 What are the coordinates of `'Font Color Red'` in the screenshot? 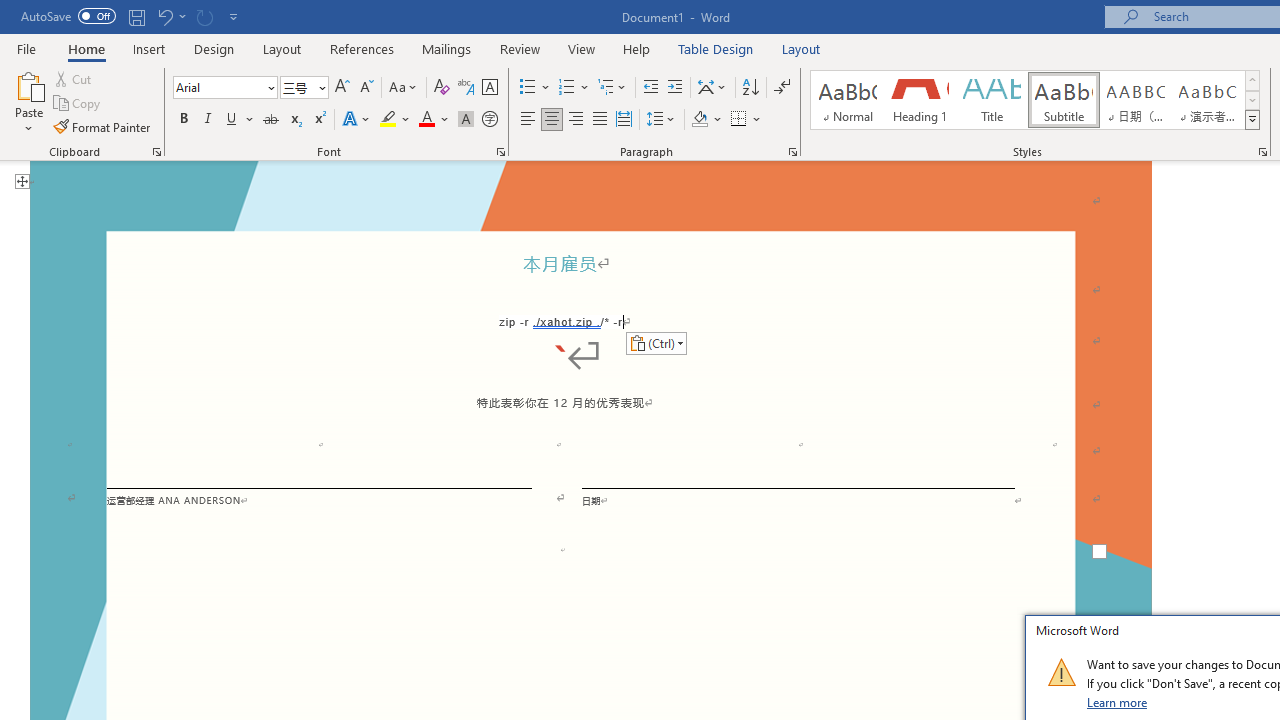 It's located at (425, 119).